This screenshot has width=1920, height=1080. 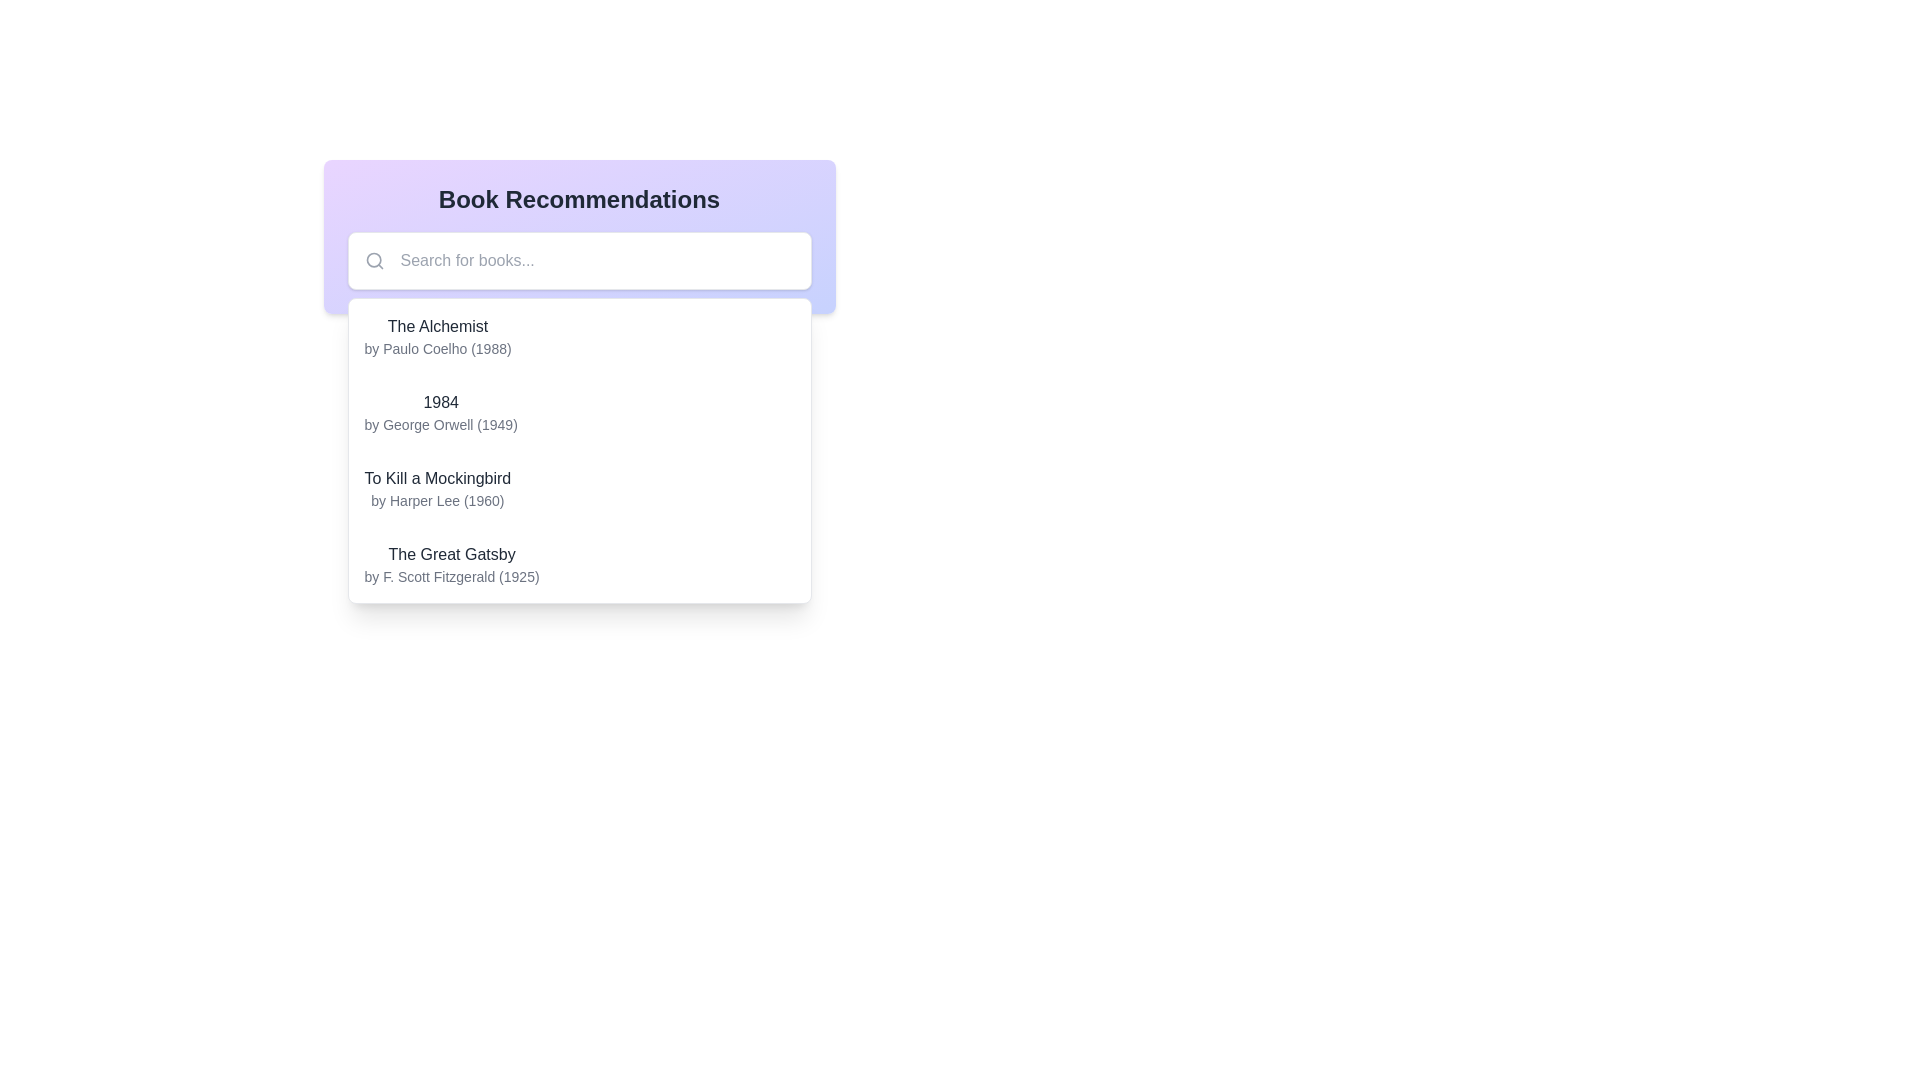 I want to click on the clickable list item featuring 'The Great Gatsby' in bold black font, so click(x=578, y=564).